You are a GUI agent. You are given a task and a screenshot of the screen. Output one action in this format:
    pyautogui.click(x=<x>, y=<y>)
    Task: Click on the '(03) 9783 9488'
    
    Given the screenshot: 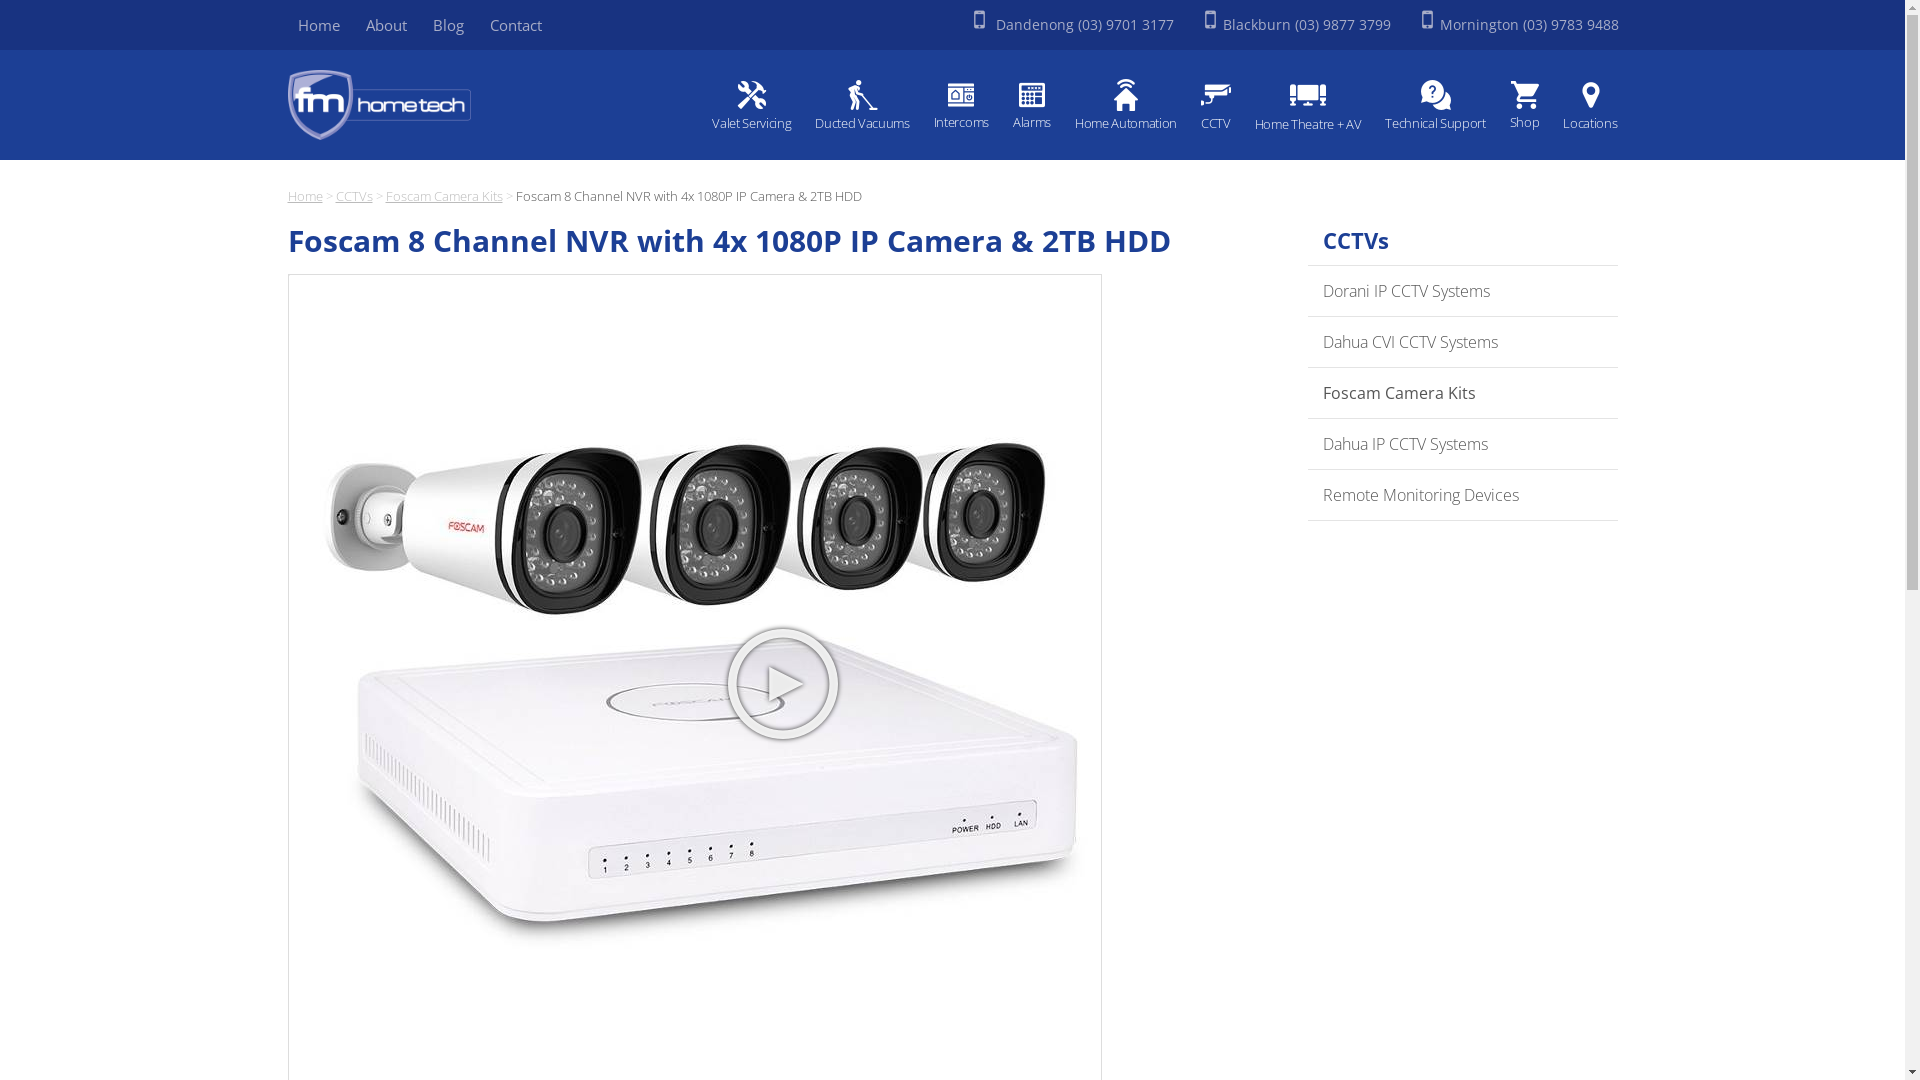 What is the action you would take?
    pyautogui.click(x=1569, y=24)
    